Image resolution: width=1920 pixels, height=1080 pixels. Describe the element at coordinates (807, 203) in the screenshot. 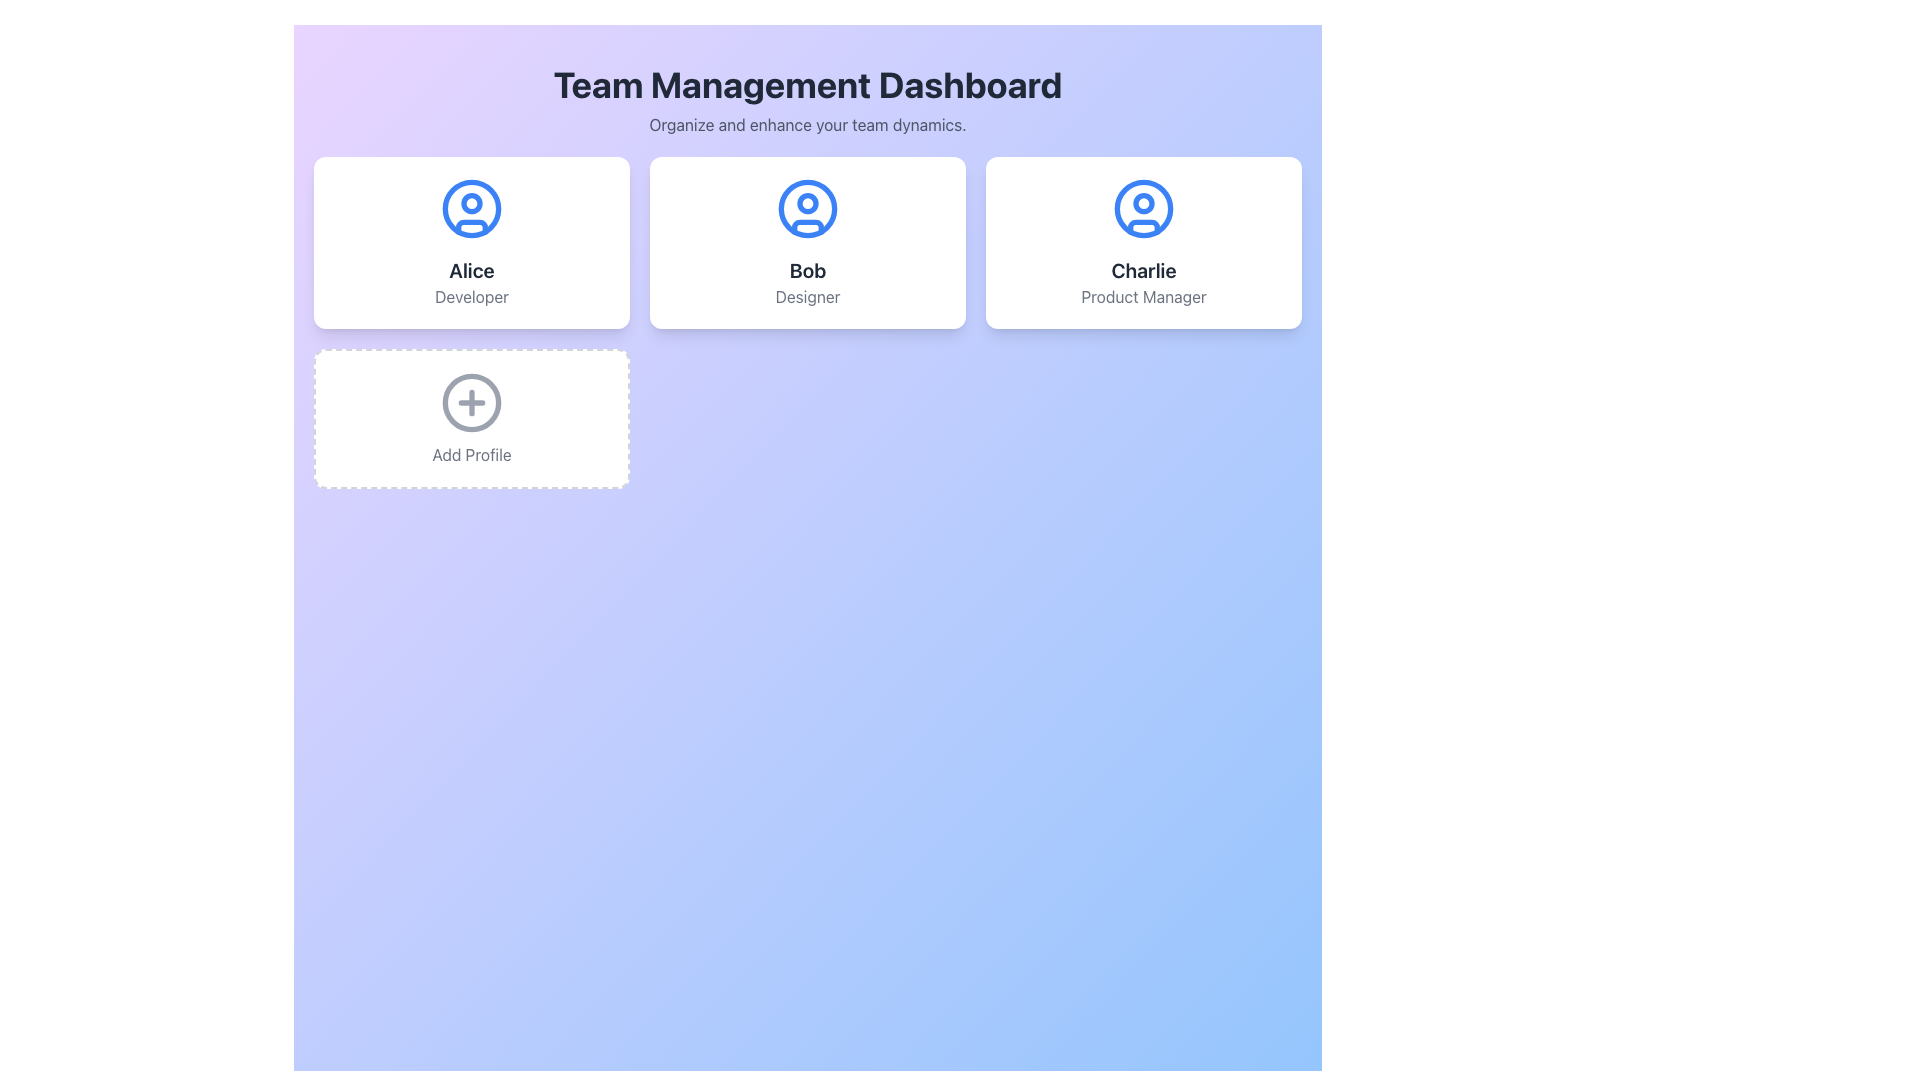

I see `the graphical circle element within the user profile icon labeled 'Bob - Designer', located near the top of the icon` at that location.